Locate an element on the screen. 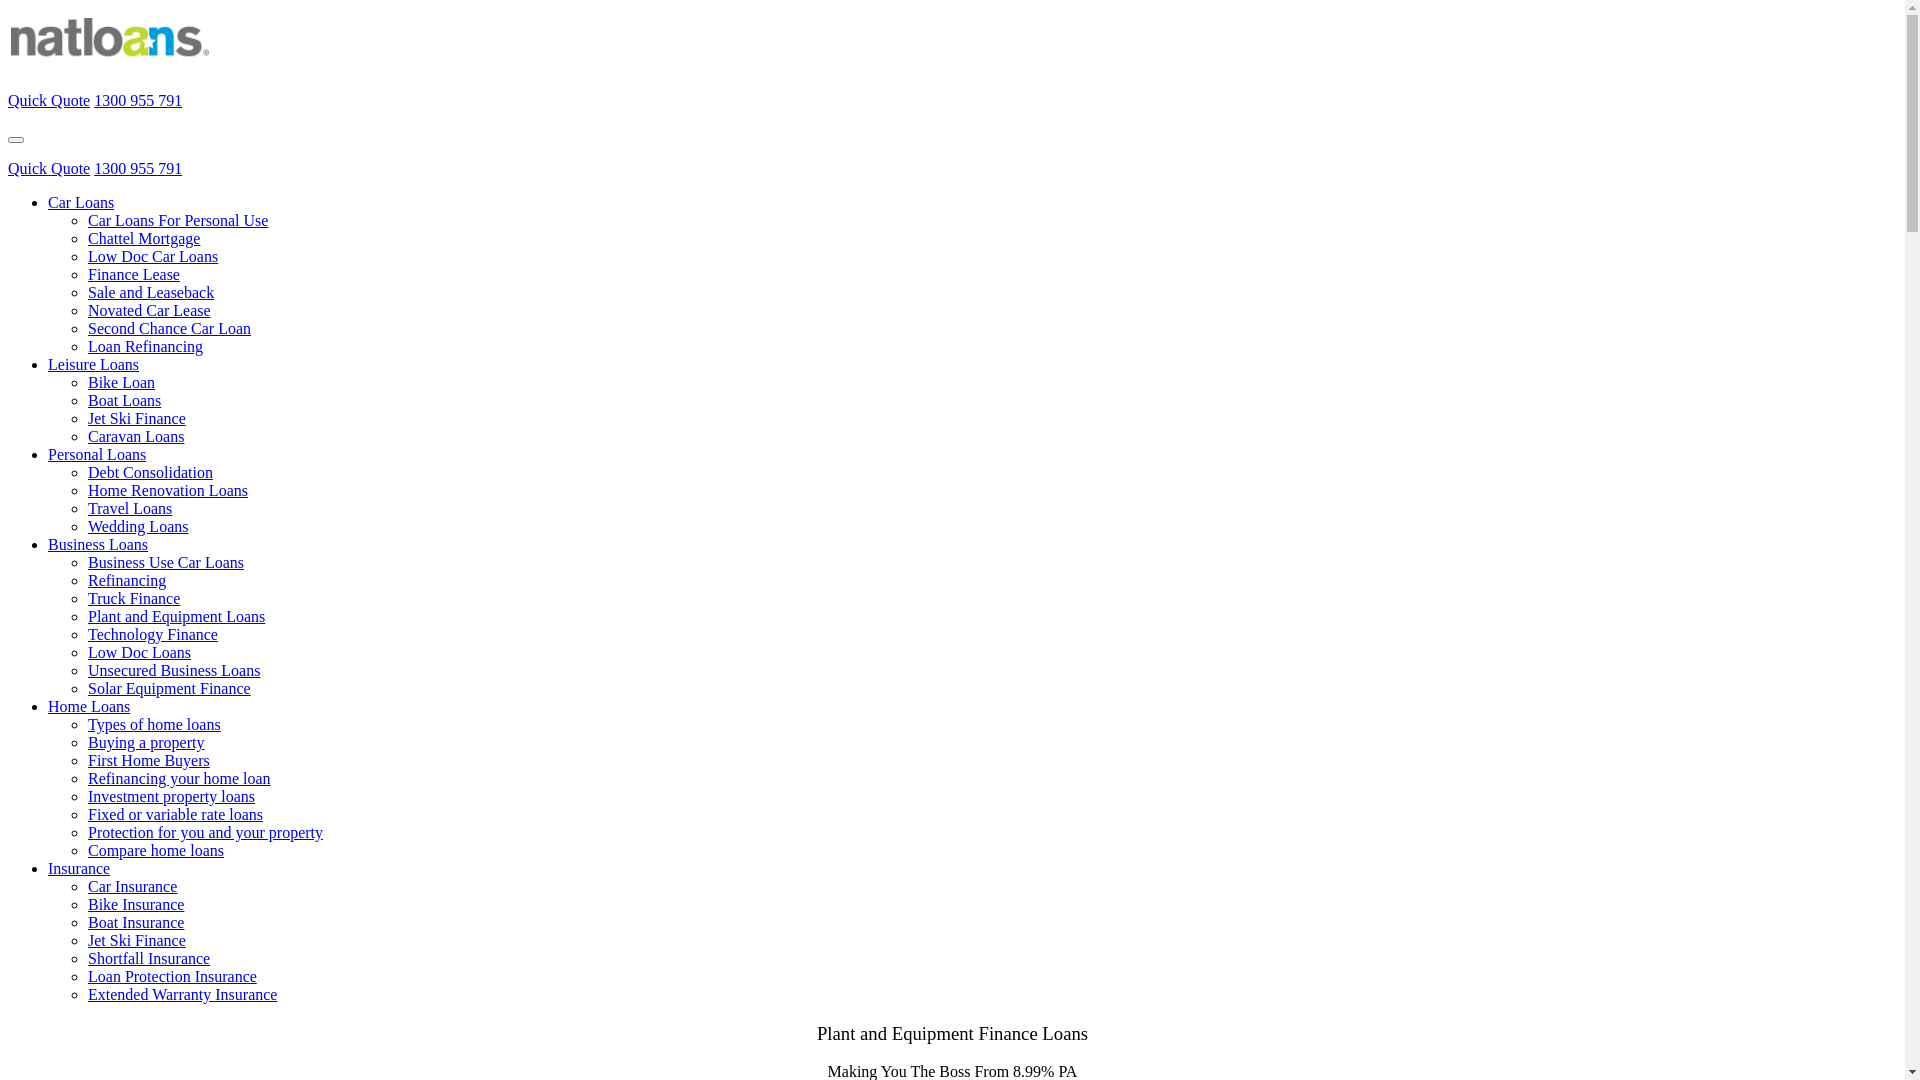 The image size is (1920, 1080). 'Investment property loans' is located at coordinates (171, 795).